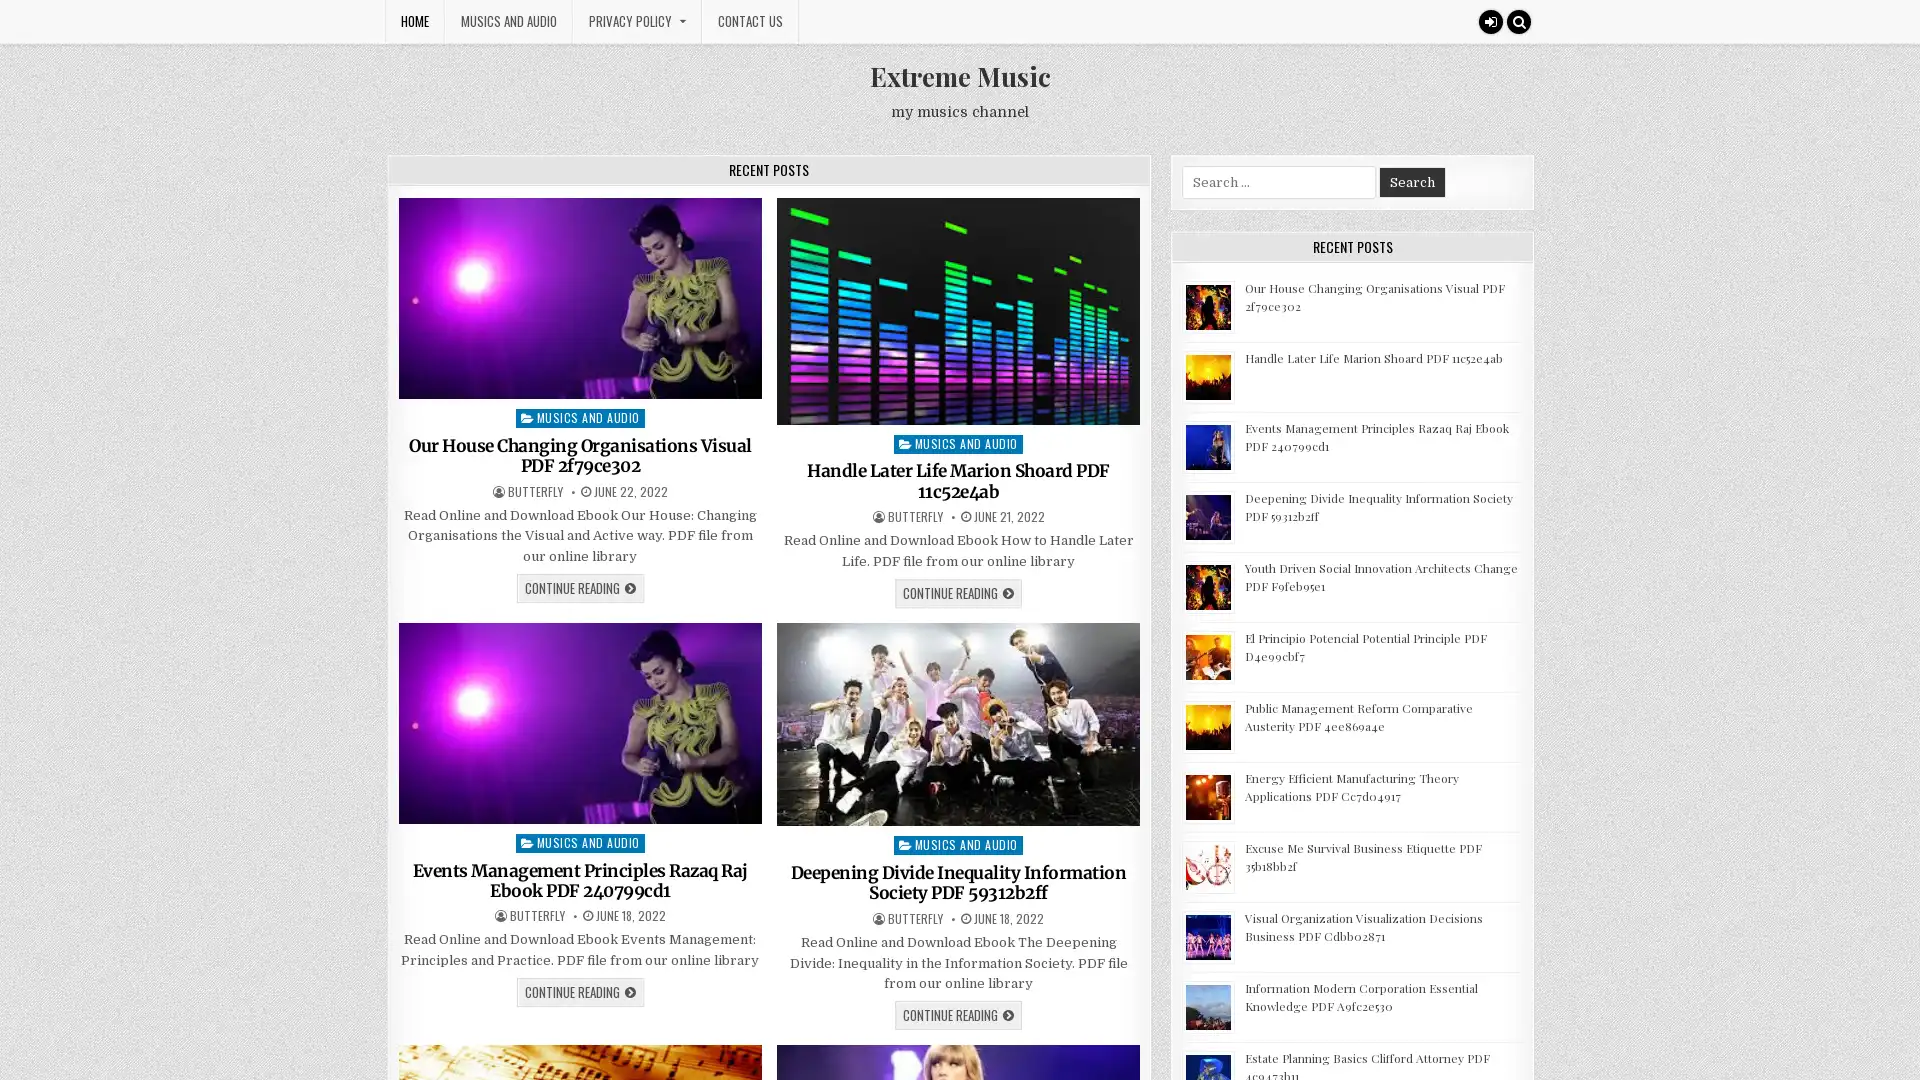 The image size is (1920, 1080). Describe the element at coordinates (1411, 182) in the screenshot. I see `Search` at that location.